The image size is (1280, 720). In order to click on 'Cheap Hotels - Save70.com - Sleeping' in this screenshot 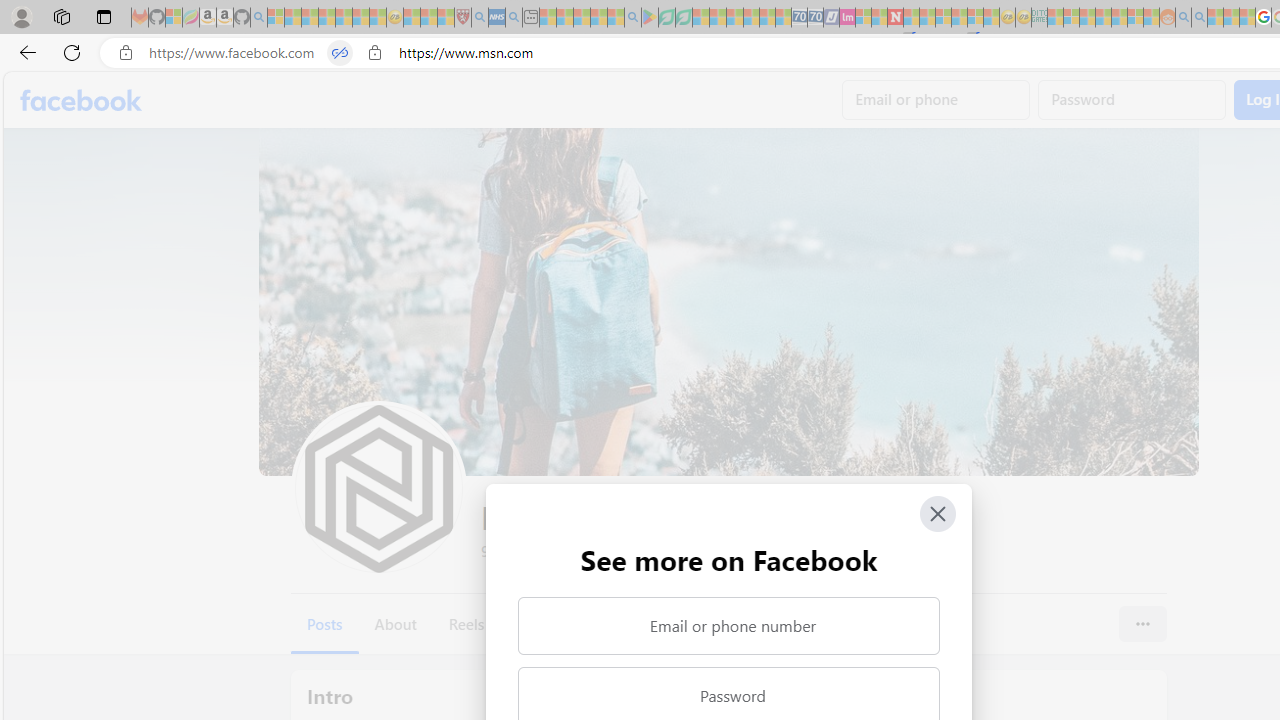, I will do `click(815, 17)`.